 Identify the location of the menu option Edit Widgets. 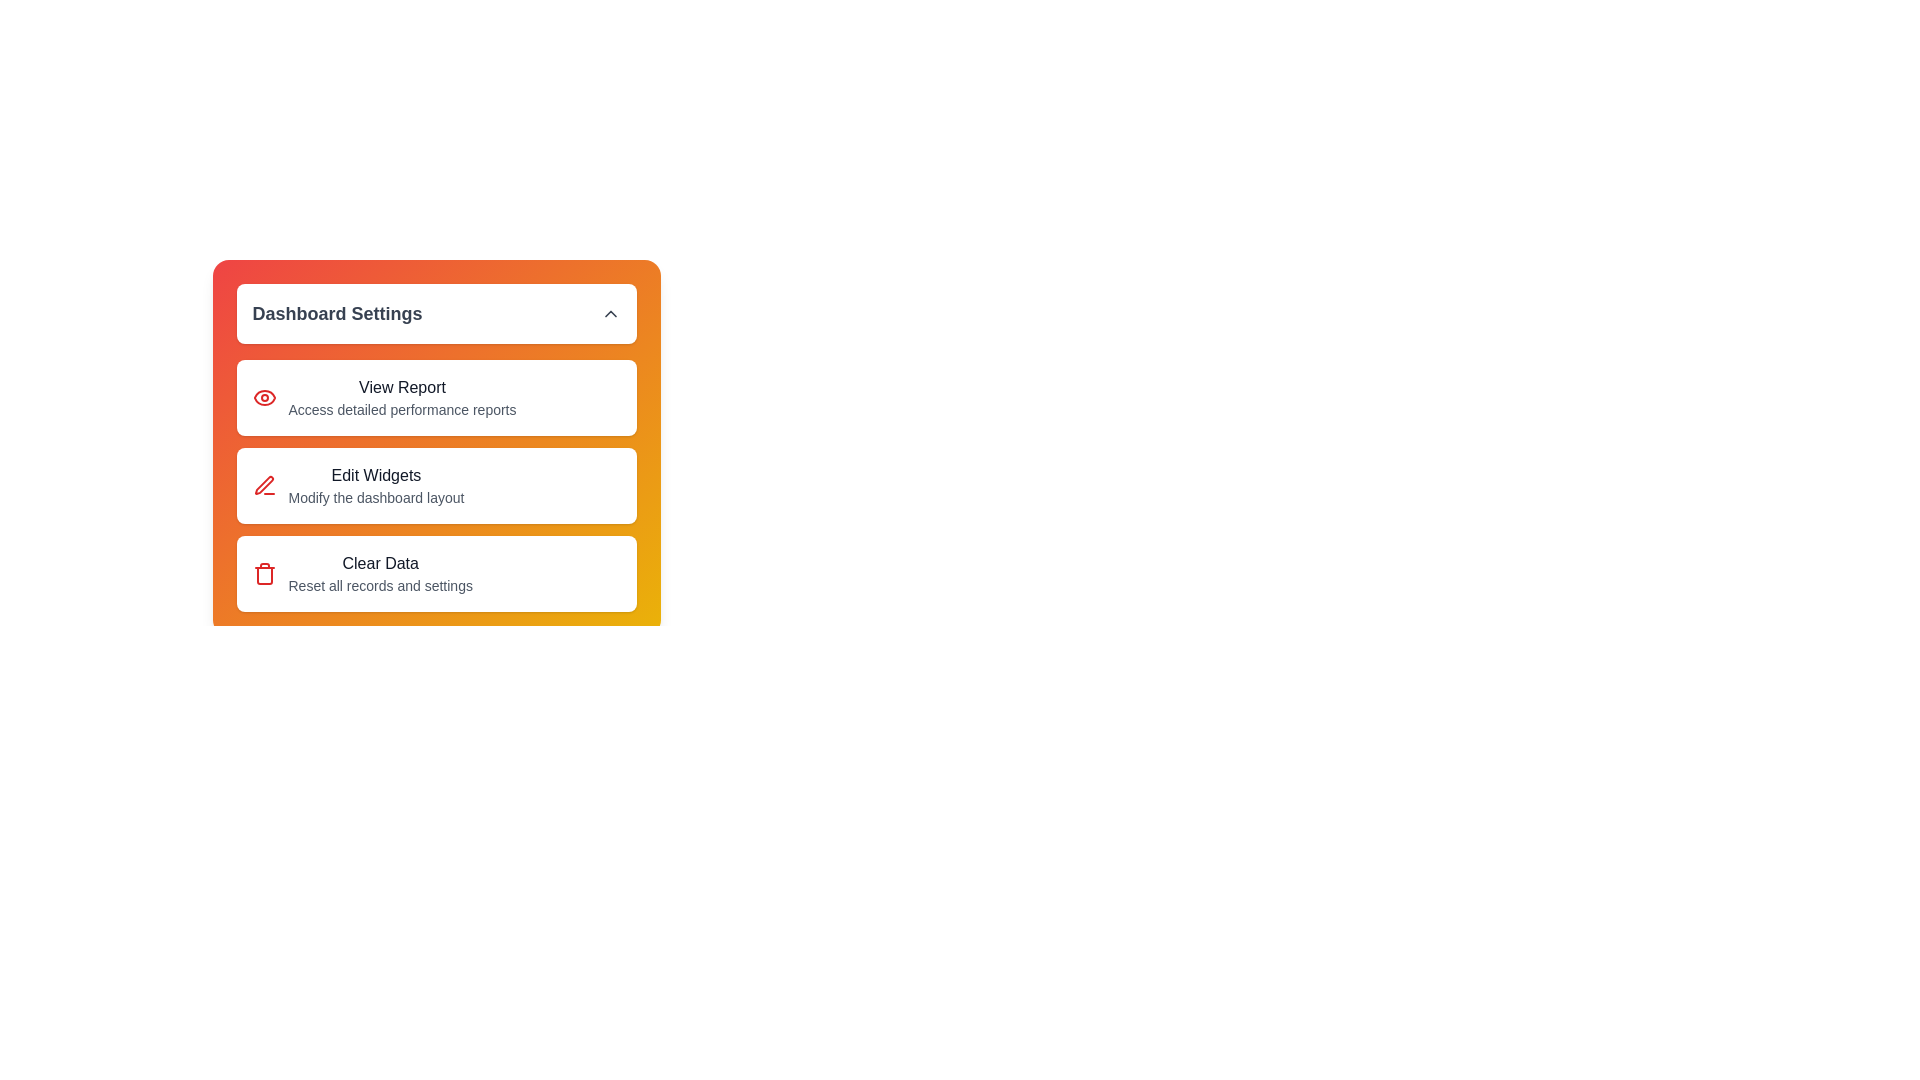
(435, 486).